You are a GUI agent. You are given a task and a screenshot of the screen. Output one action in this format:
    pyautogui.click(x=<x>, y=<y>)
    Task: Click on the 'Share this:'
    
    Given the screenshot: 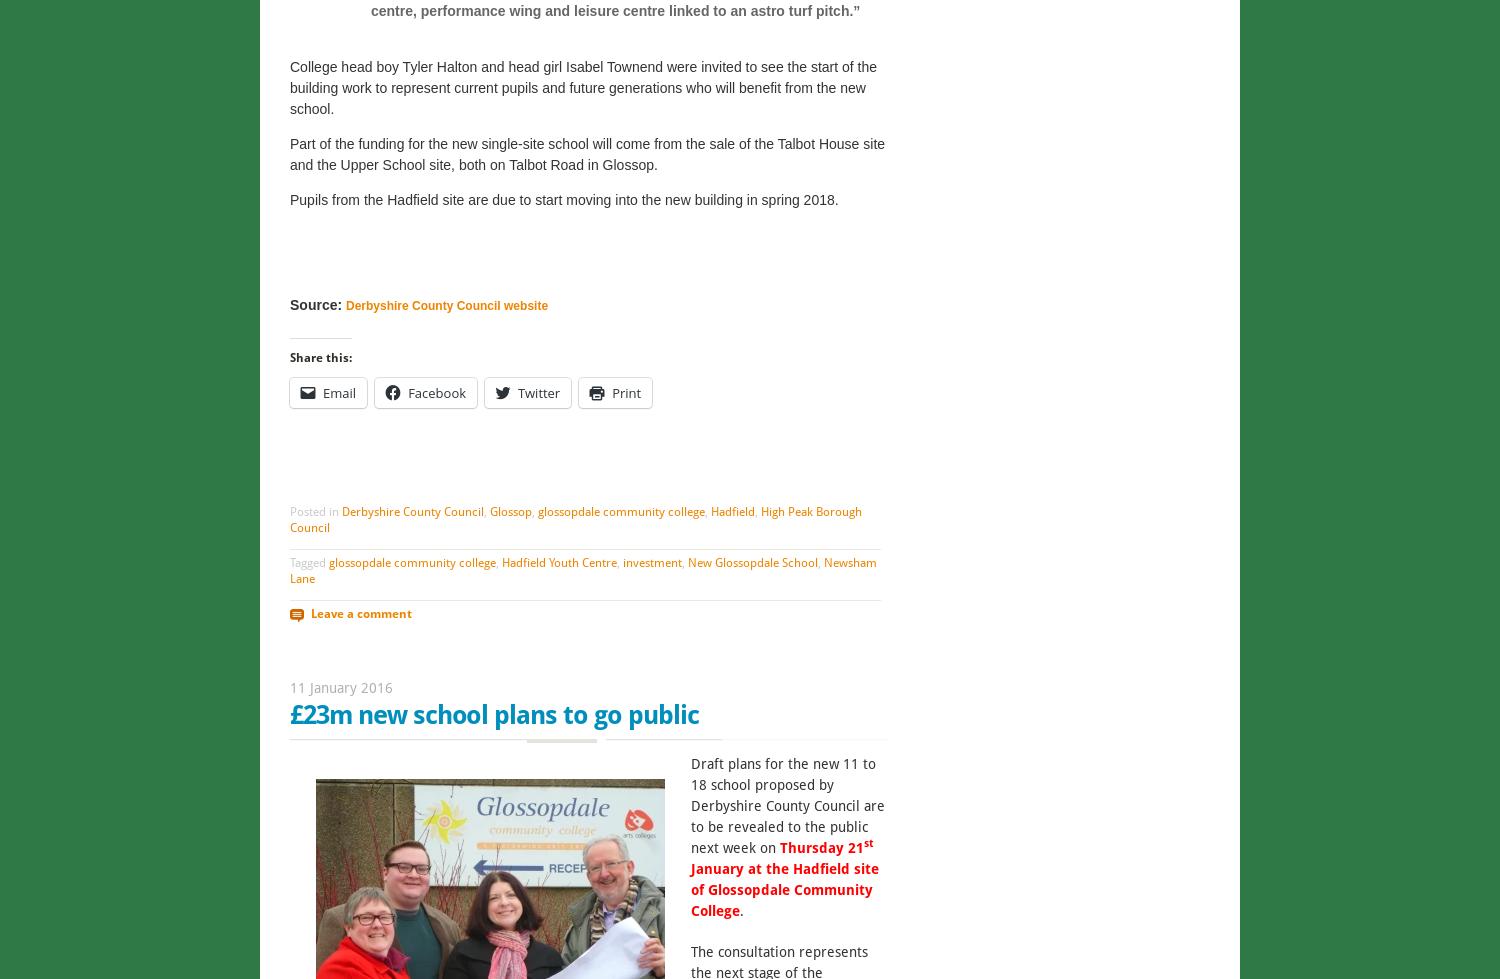 What is the action you would take?
    pyautogui.click(x=289, y=358)
    